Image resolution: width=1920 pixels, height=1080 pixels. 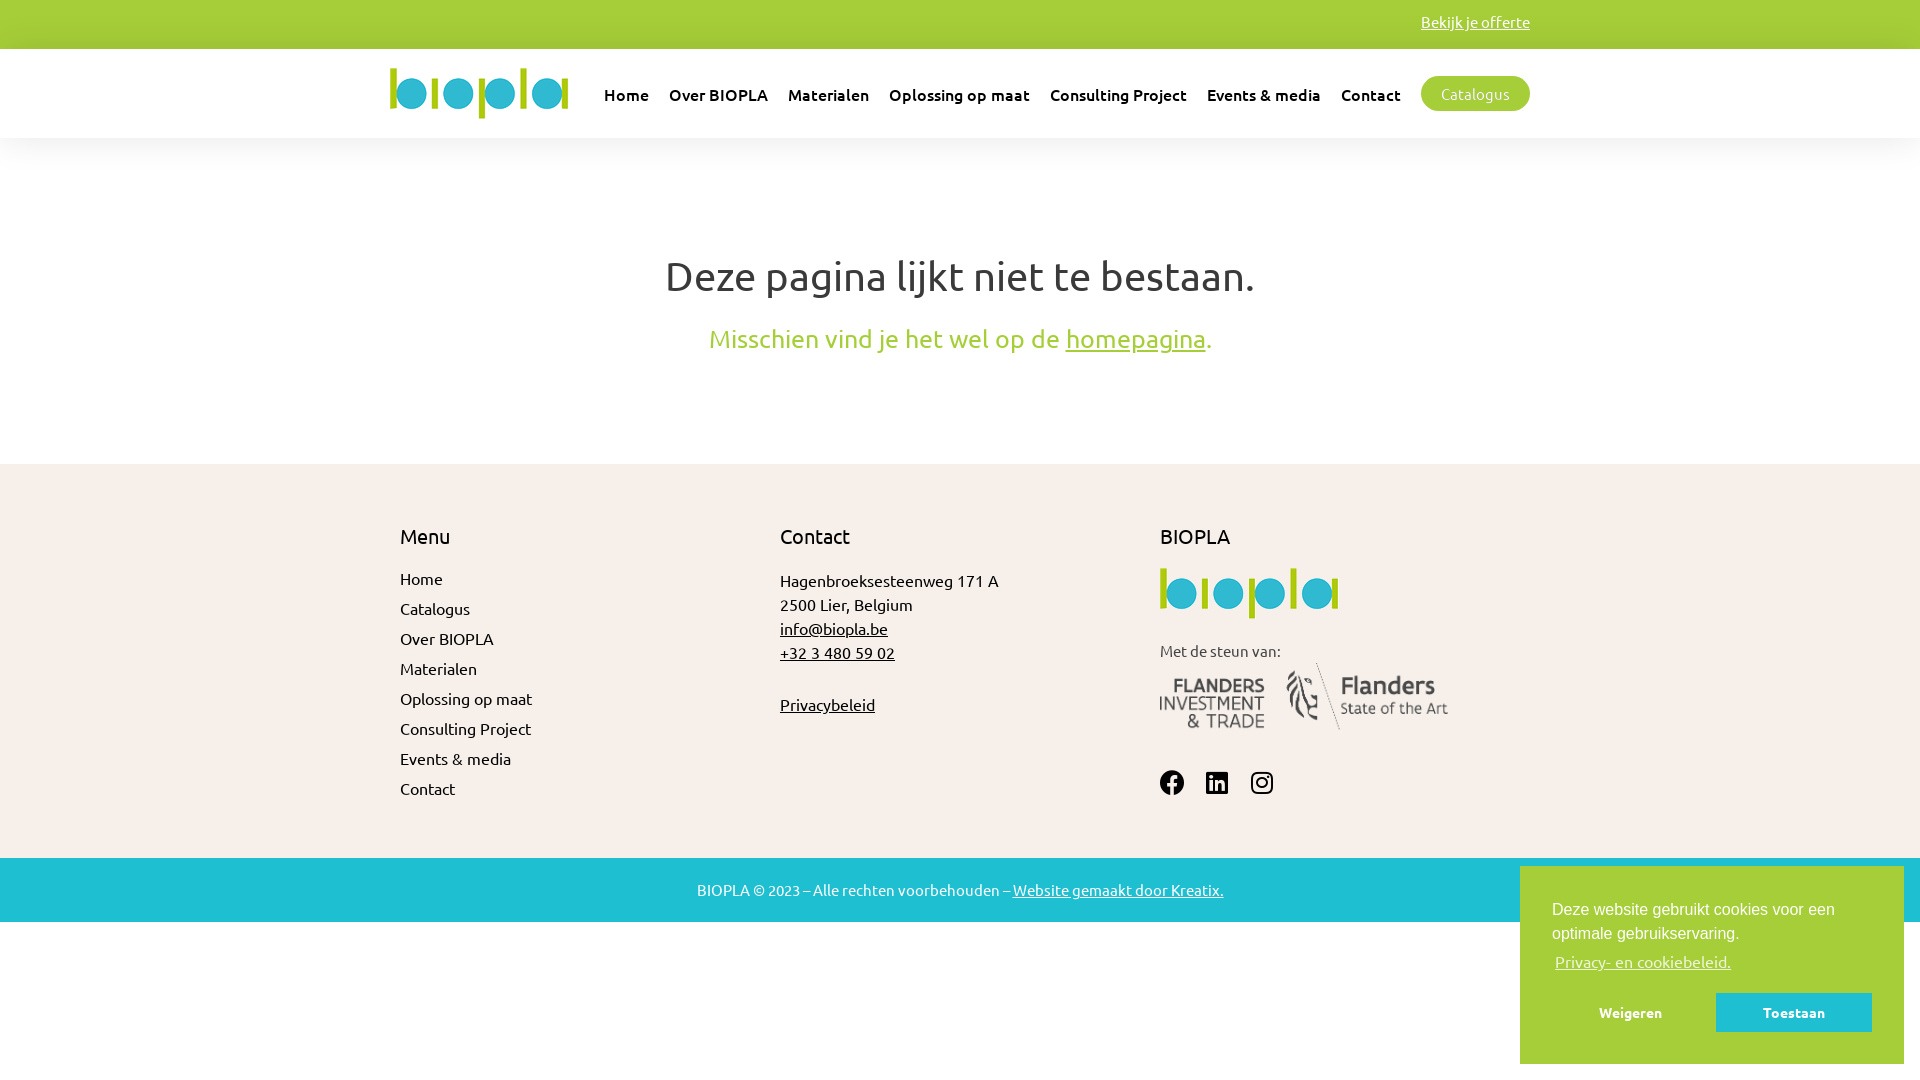 What do you see at coordinates (778, 627) in the screenshot?
I see `'info@biopla.be'` at bounding box center [778, 627].